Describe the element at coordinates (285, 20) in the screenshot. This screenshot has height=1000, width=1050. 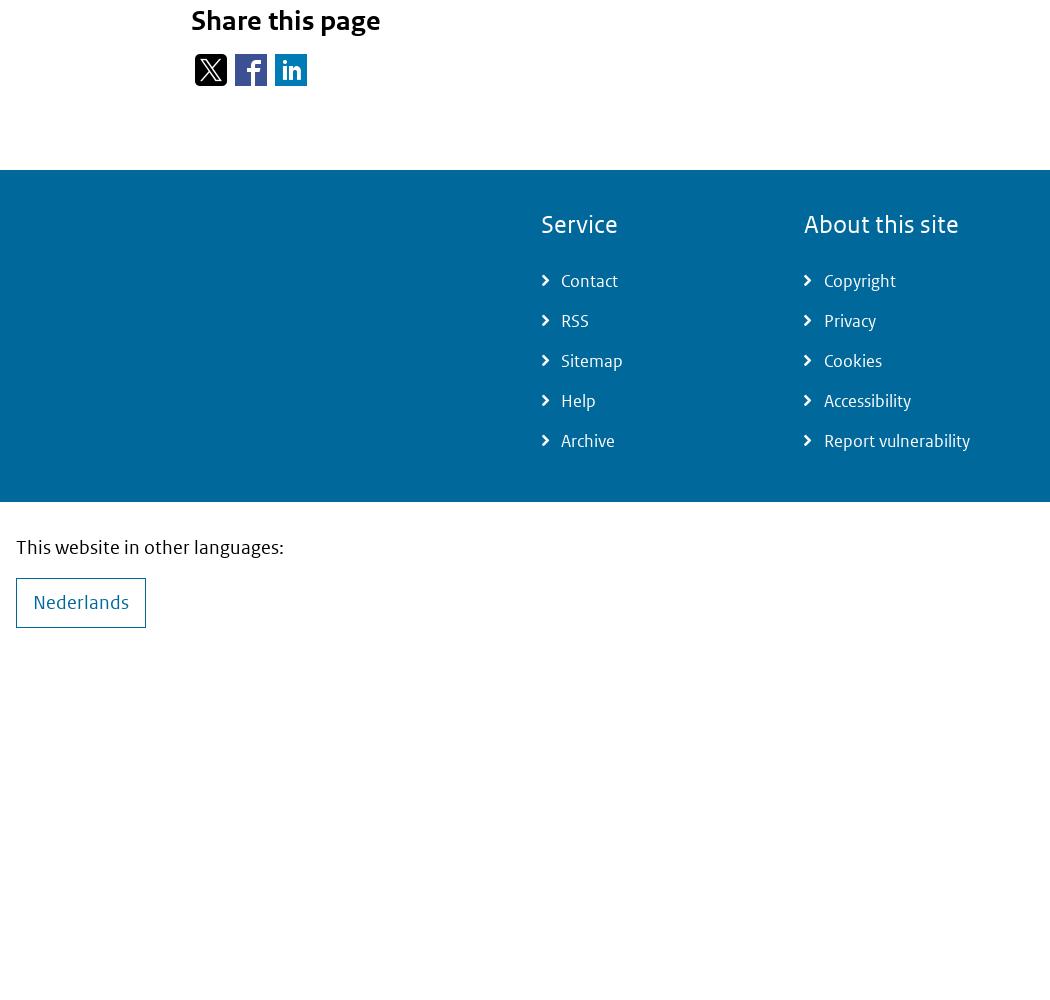
I see `'Share this page'` at that location.